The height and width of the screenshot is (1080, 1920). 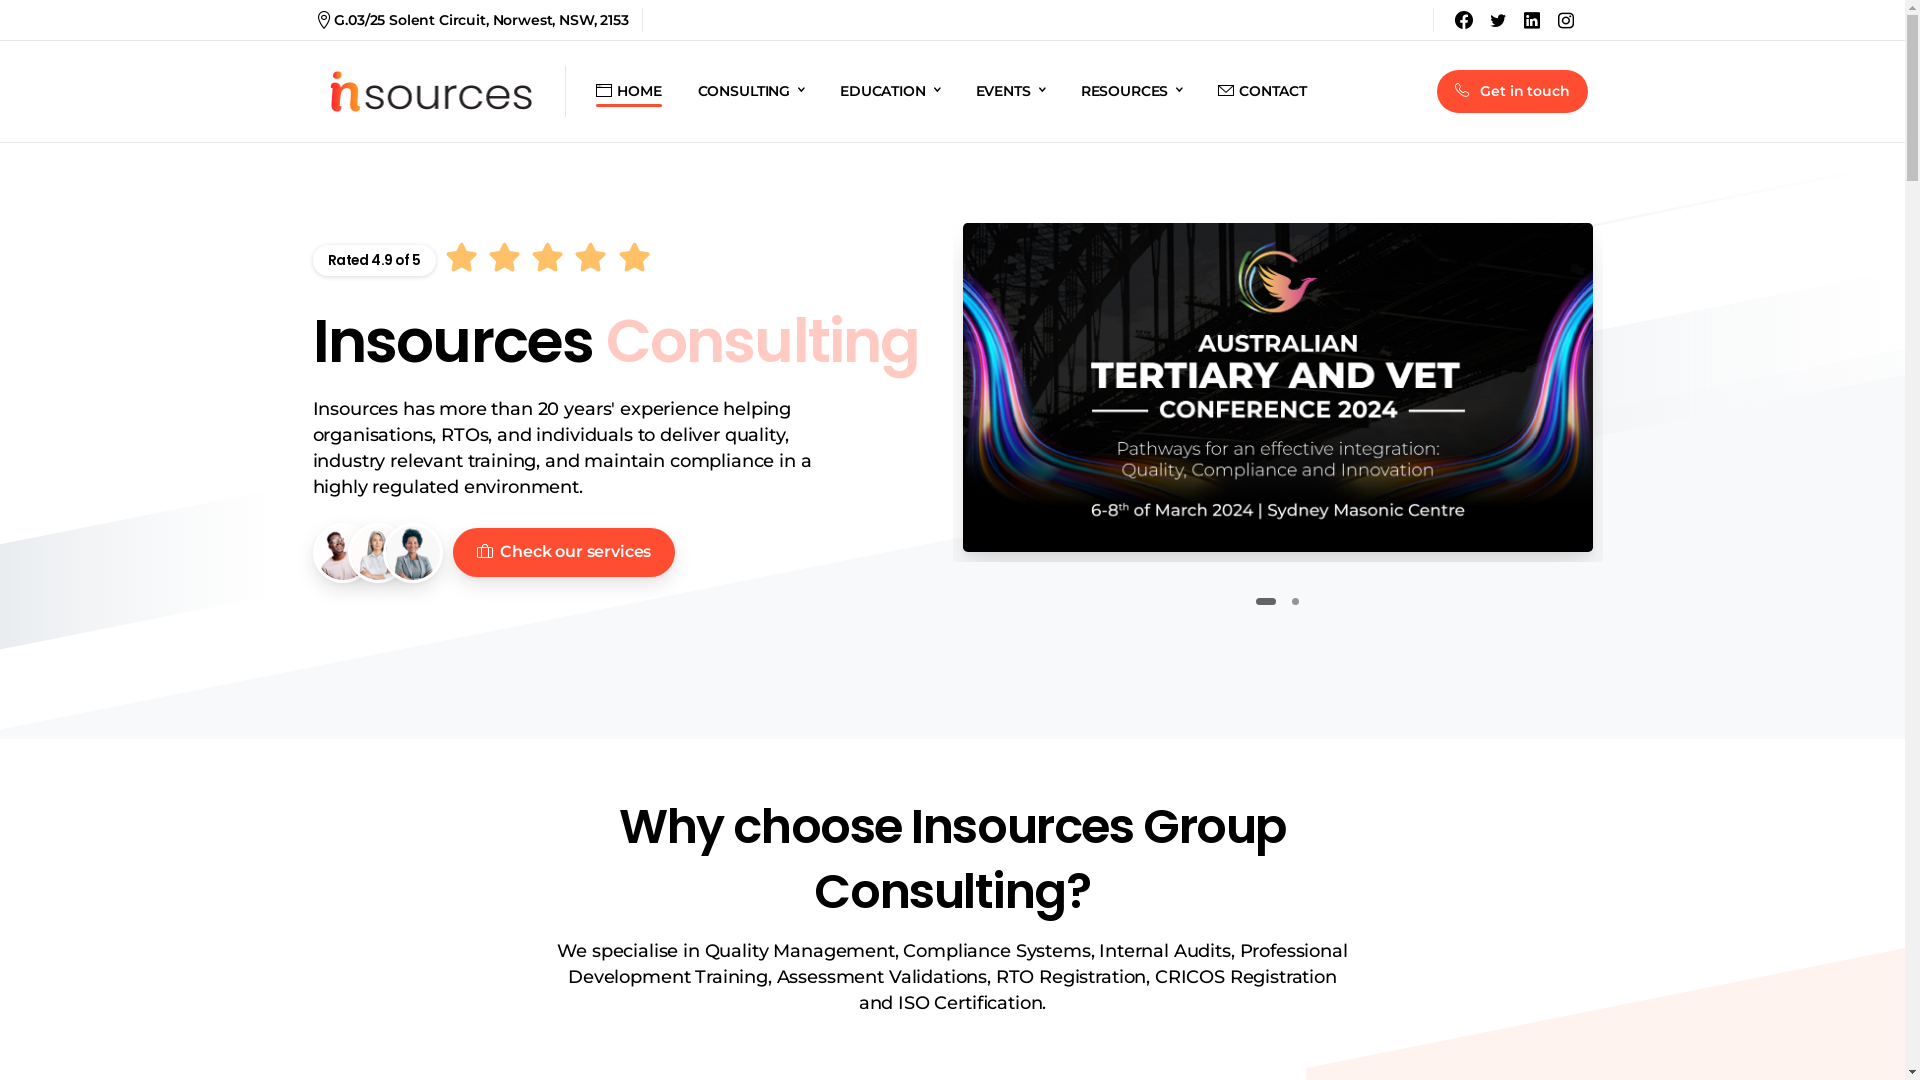 What do you see at coordinates (1497, 19) in the screenshot?
I see `'twitter'` at bounding box center [1497, 19].